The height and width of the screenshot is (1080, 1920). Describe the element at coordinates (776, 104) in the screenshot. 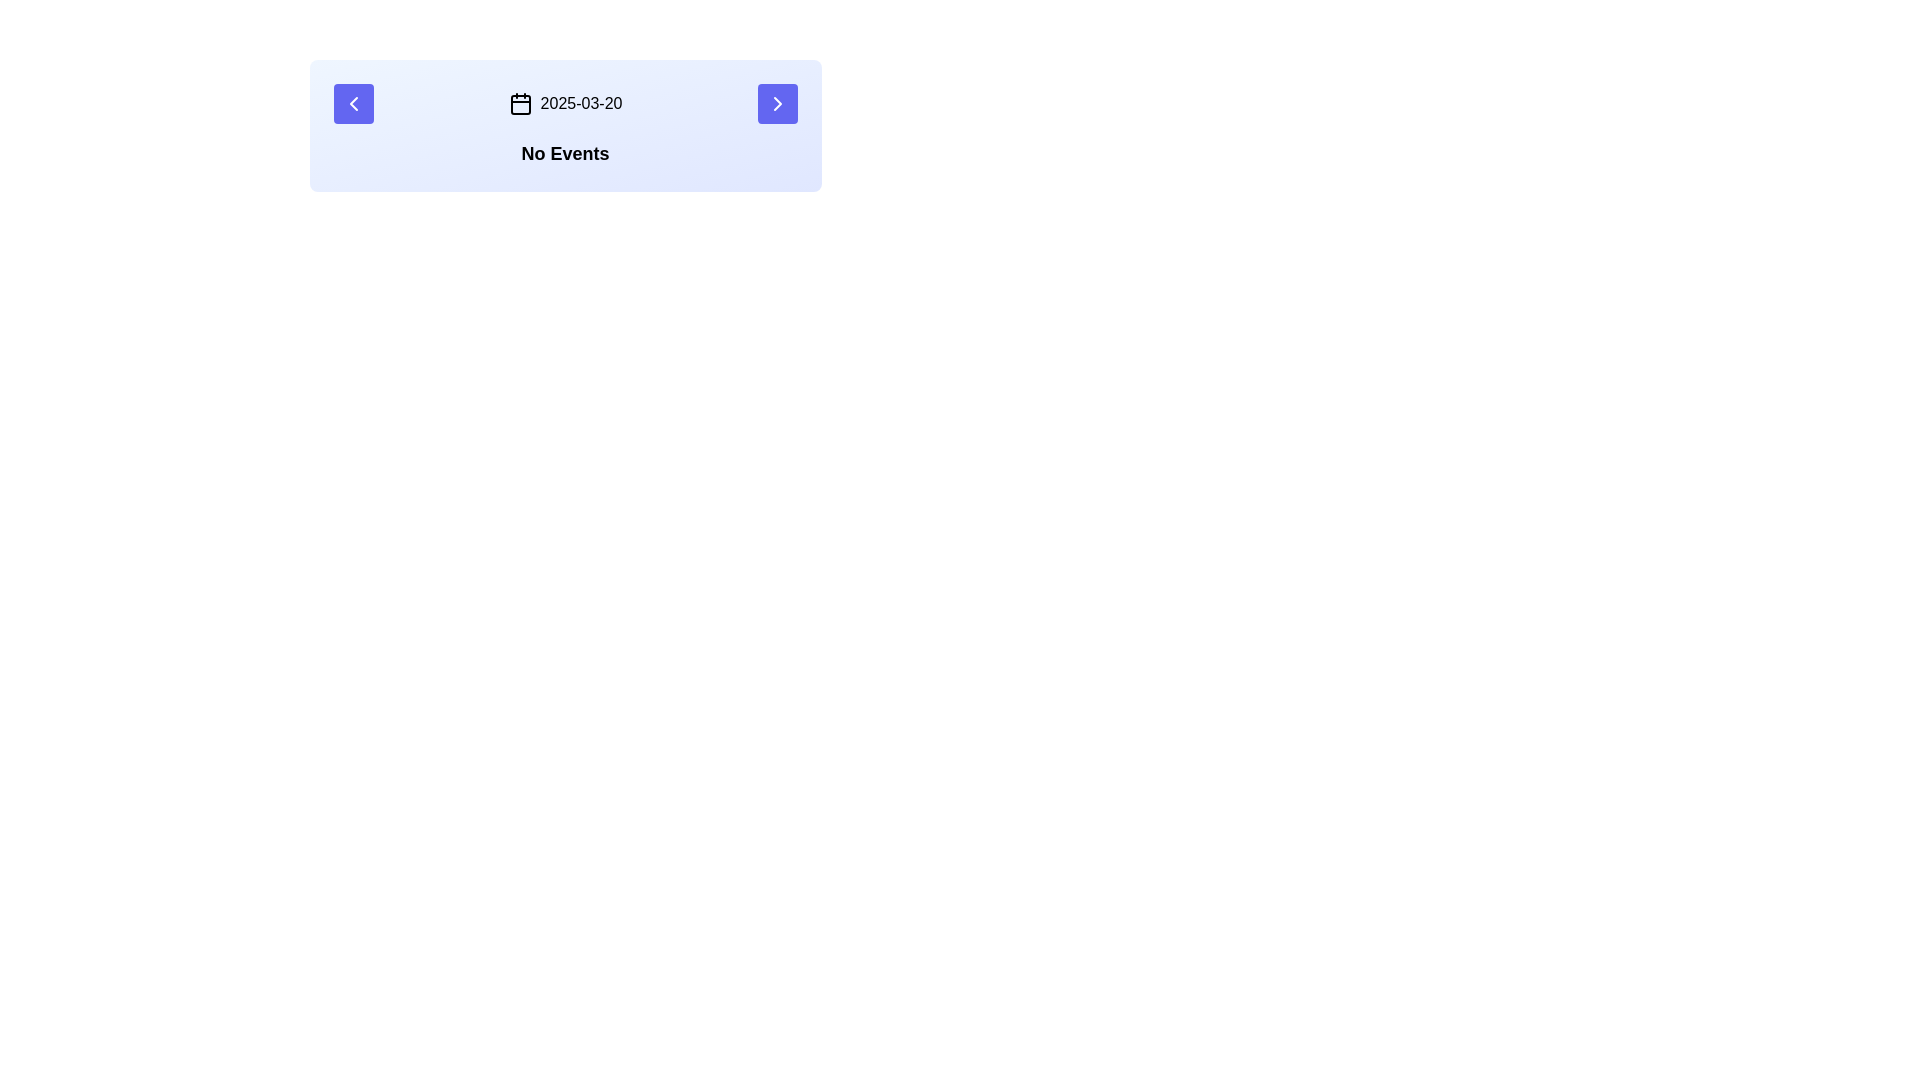

I see `the rightward-facing chevron icon located at the rightmost button of the panel` at that location.